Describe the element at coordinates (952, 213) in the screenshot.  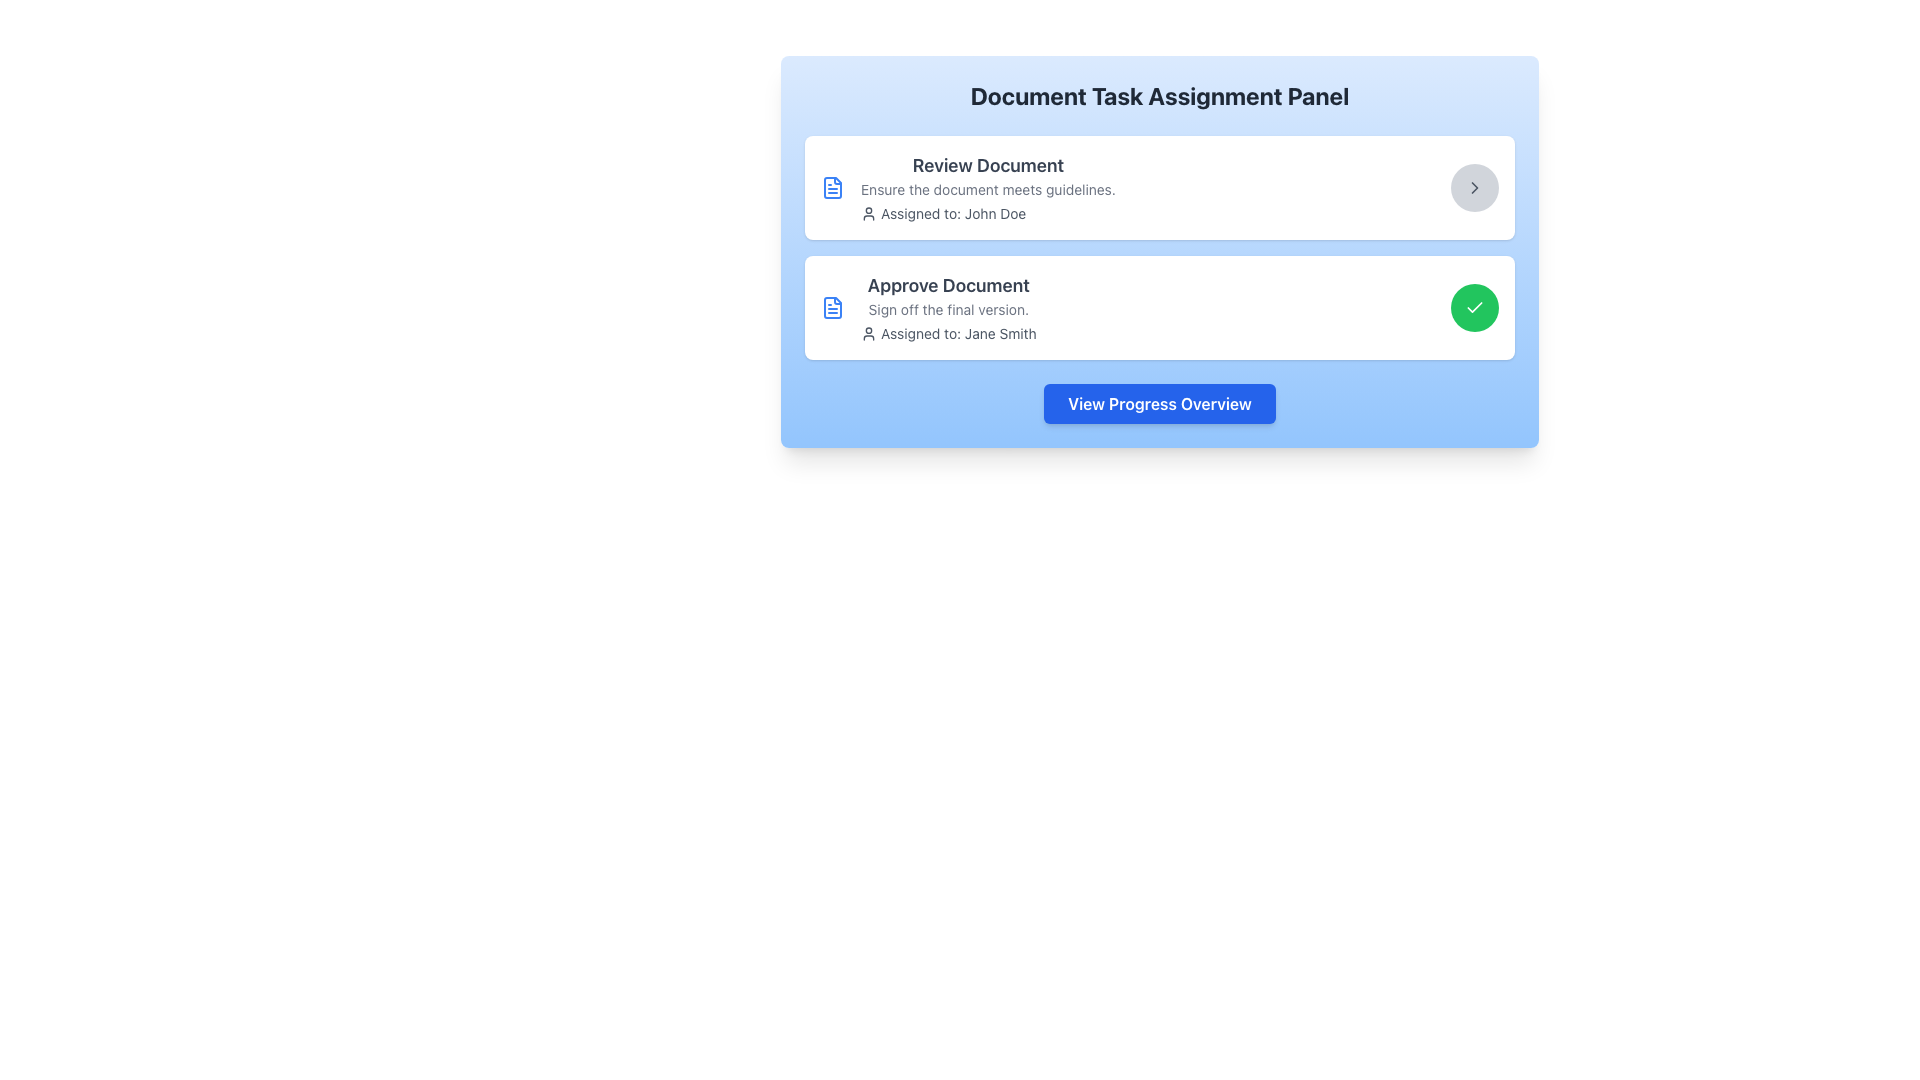
I see `the text label displaying 'Assigned to: John Doe.' located in the upper task panel labeled 'Review Document.'` at that location.